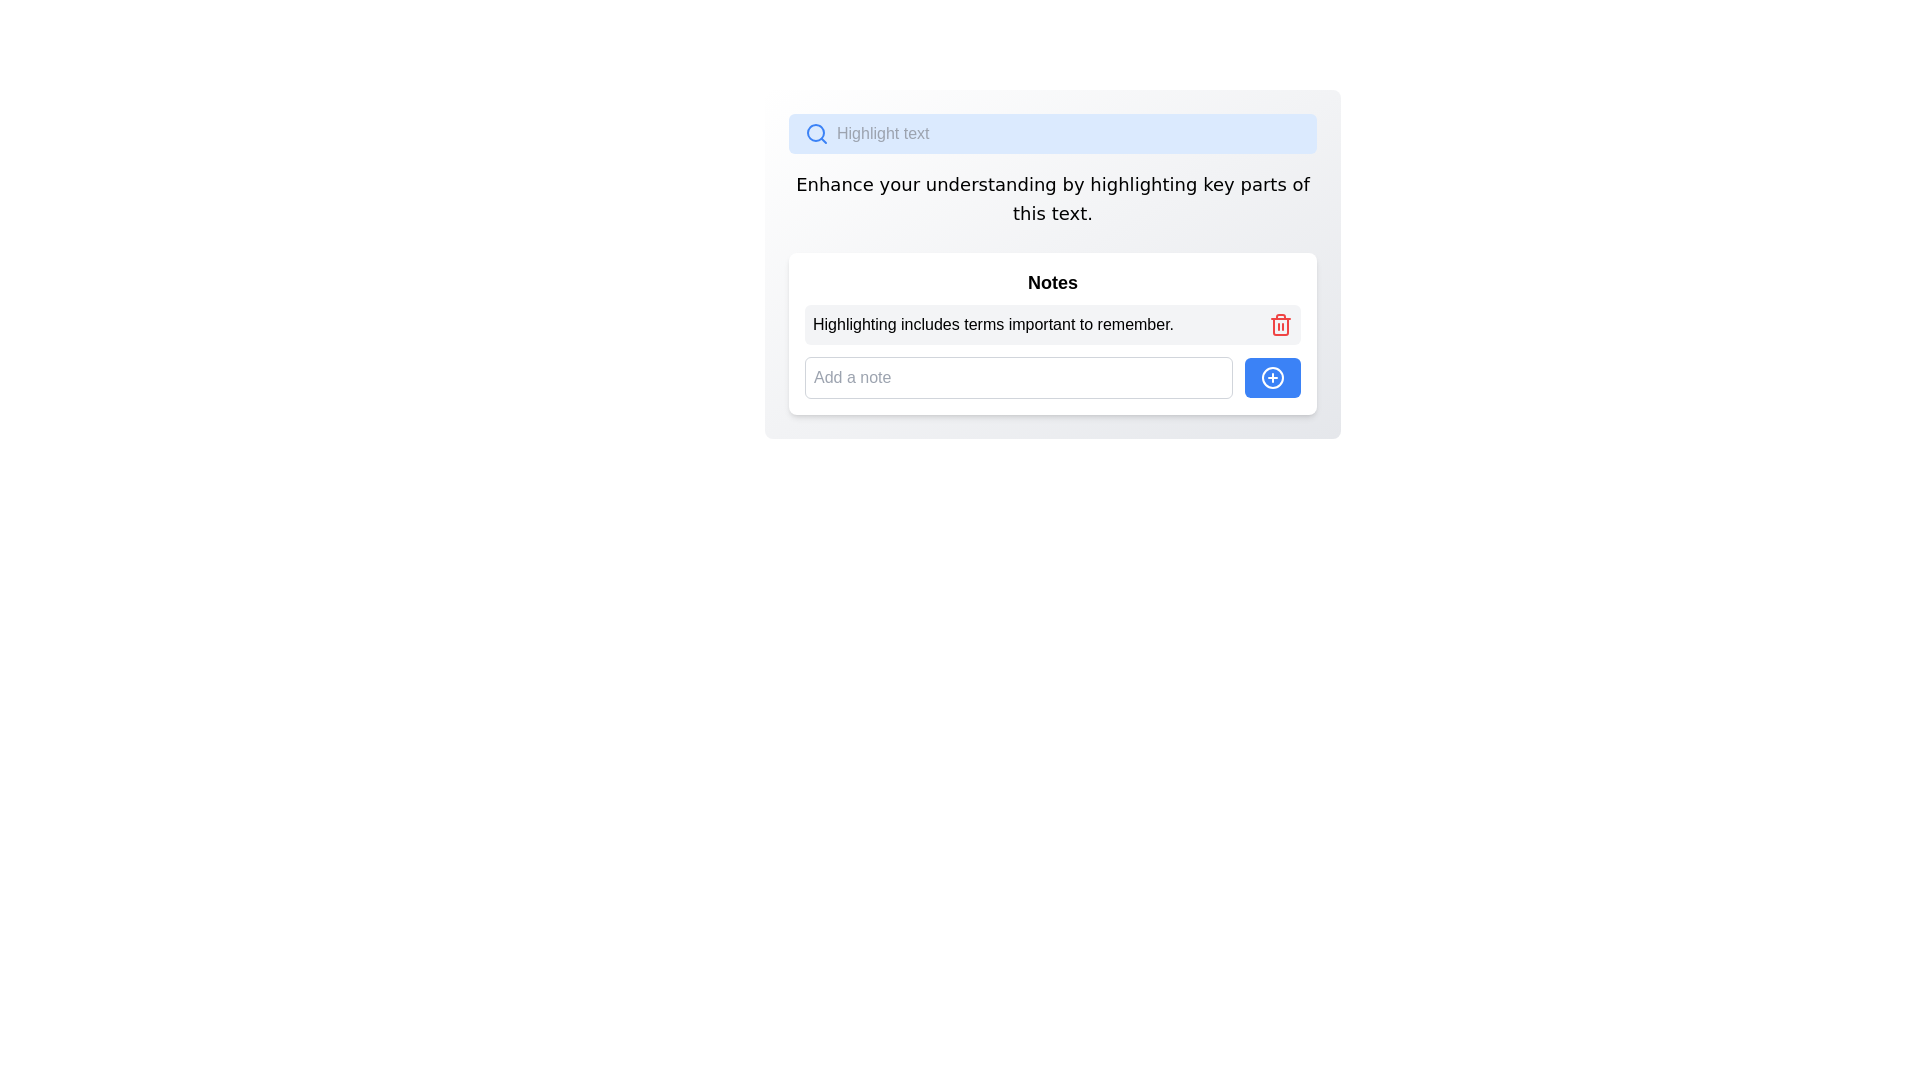 The image size is (1920, 1080). I want to click on the letter 'h' in the word 'Enhance' within the text 'Enhance your understanding by highlighting key parts of this text.', so click(824, 184).